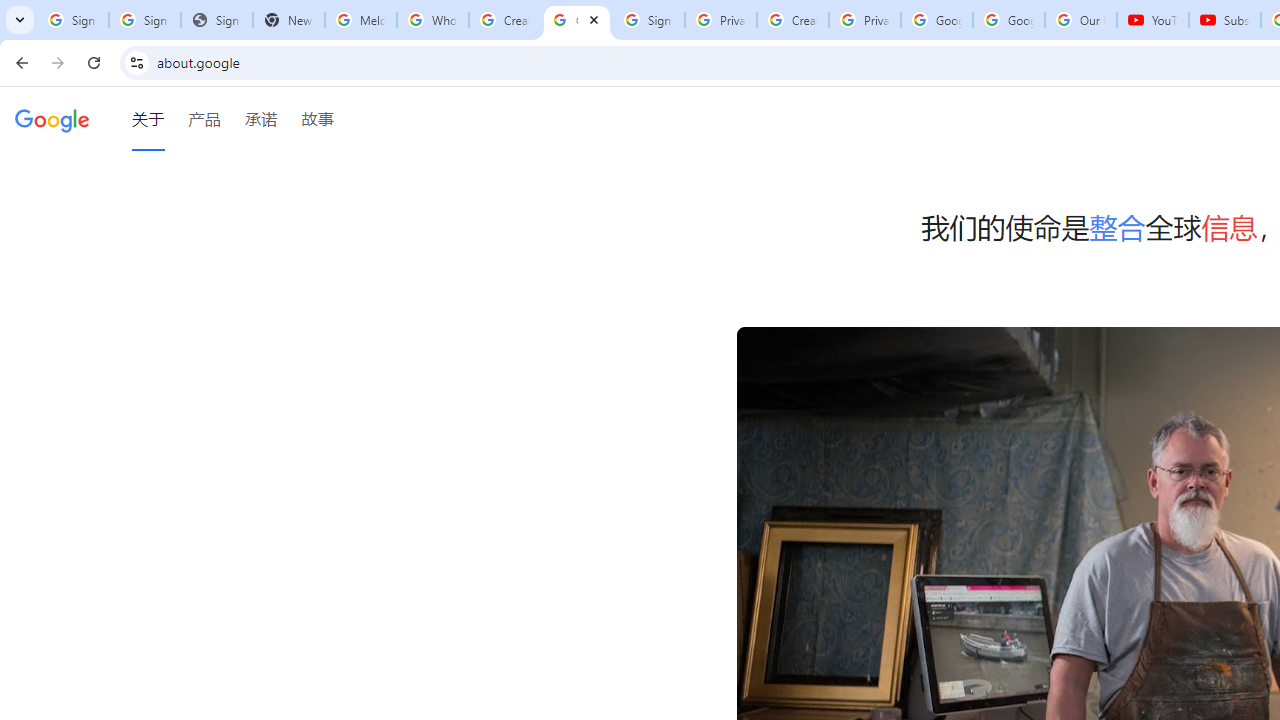 The width and height of the screenshot is (1280, 720). What do you see at coordinates (1008, 20) in the screenshot?
I see `'Google Account'` at bounding box center [1008, 20].